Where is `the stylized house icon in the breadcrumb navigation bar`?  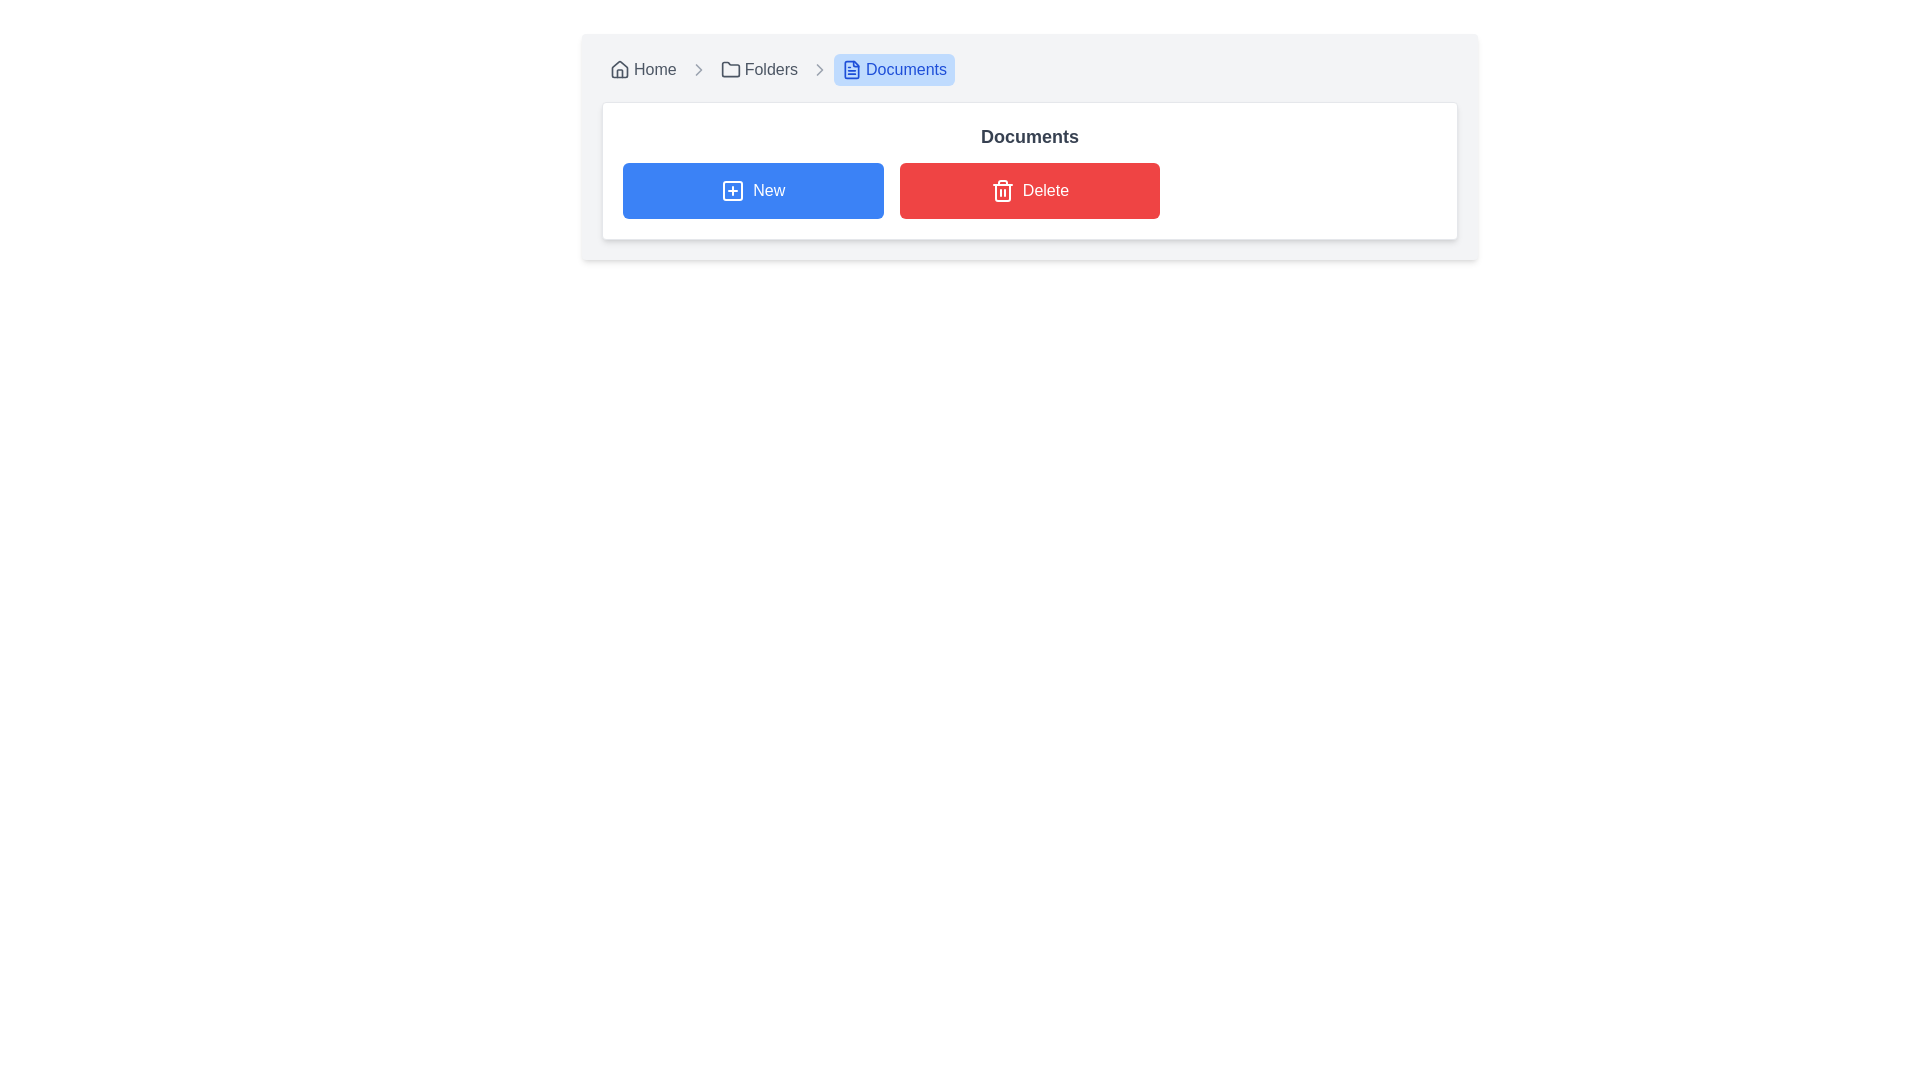
the stylized house icon in the breadcrumb navigation bar is located at coordinates (618, 68).